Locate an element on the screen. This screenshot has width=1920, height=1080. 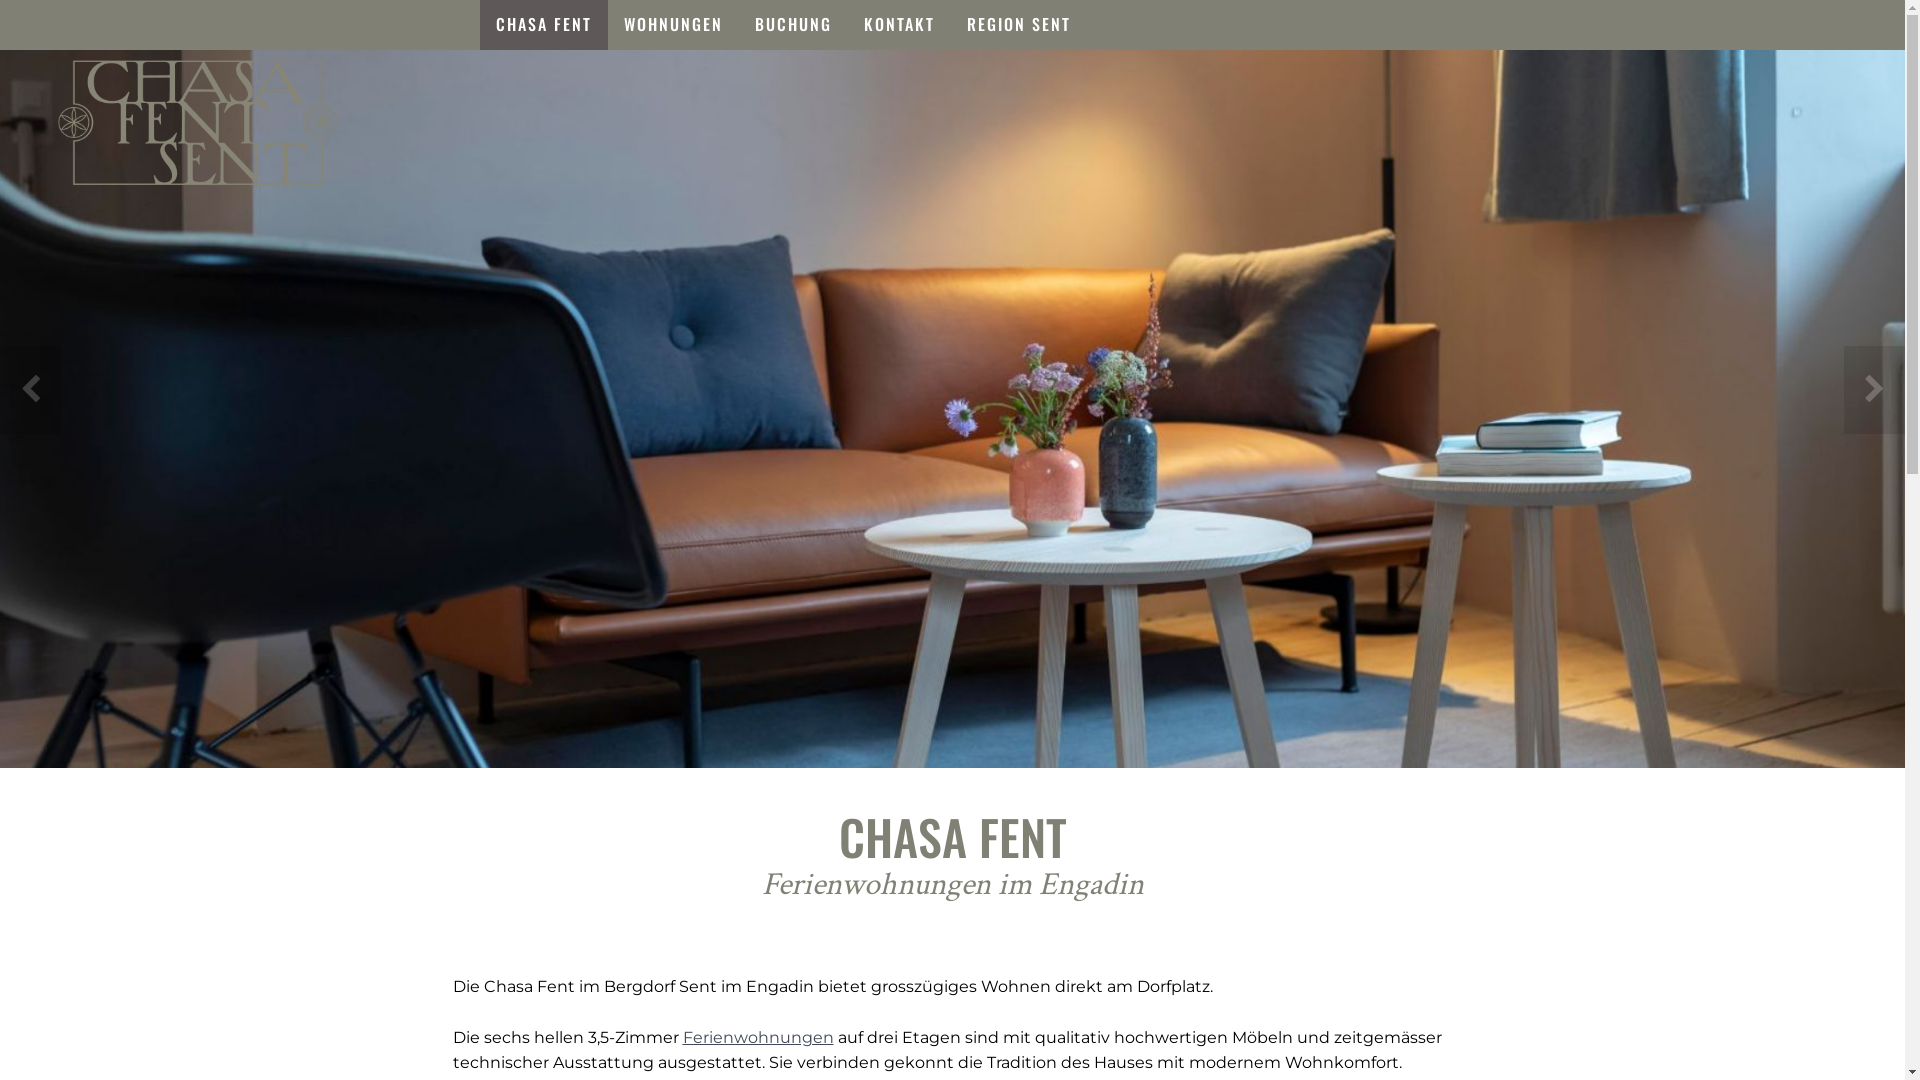
'WOHNUNGEN' is located at coordinates (673, 24).